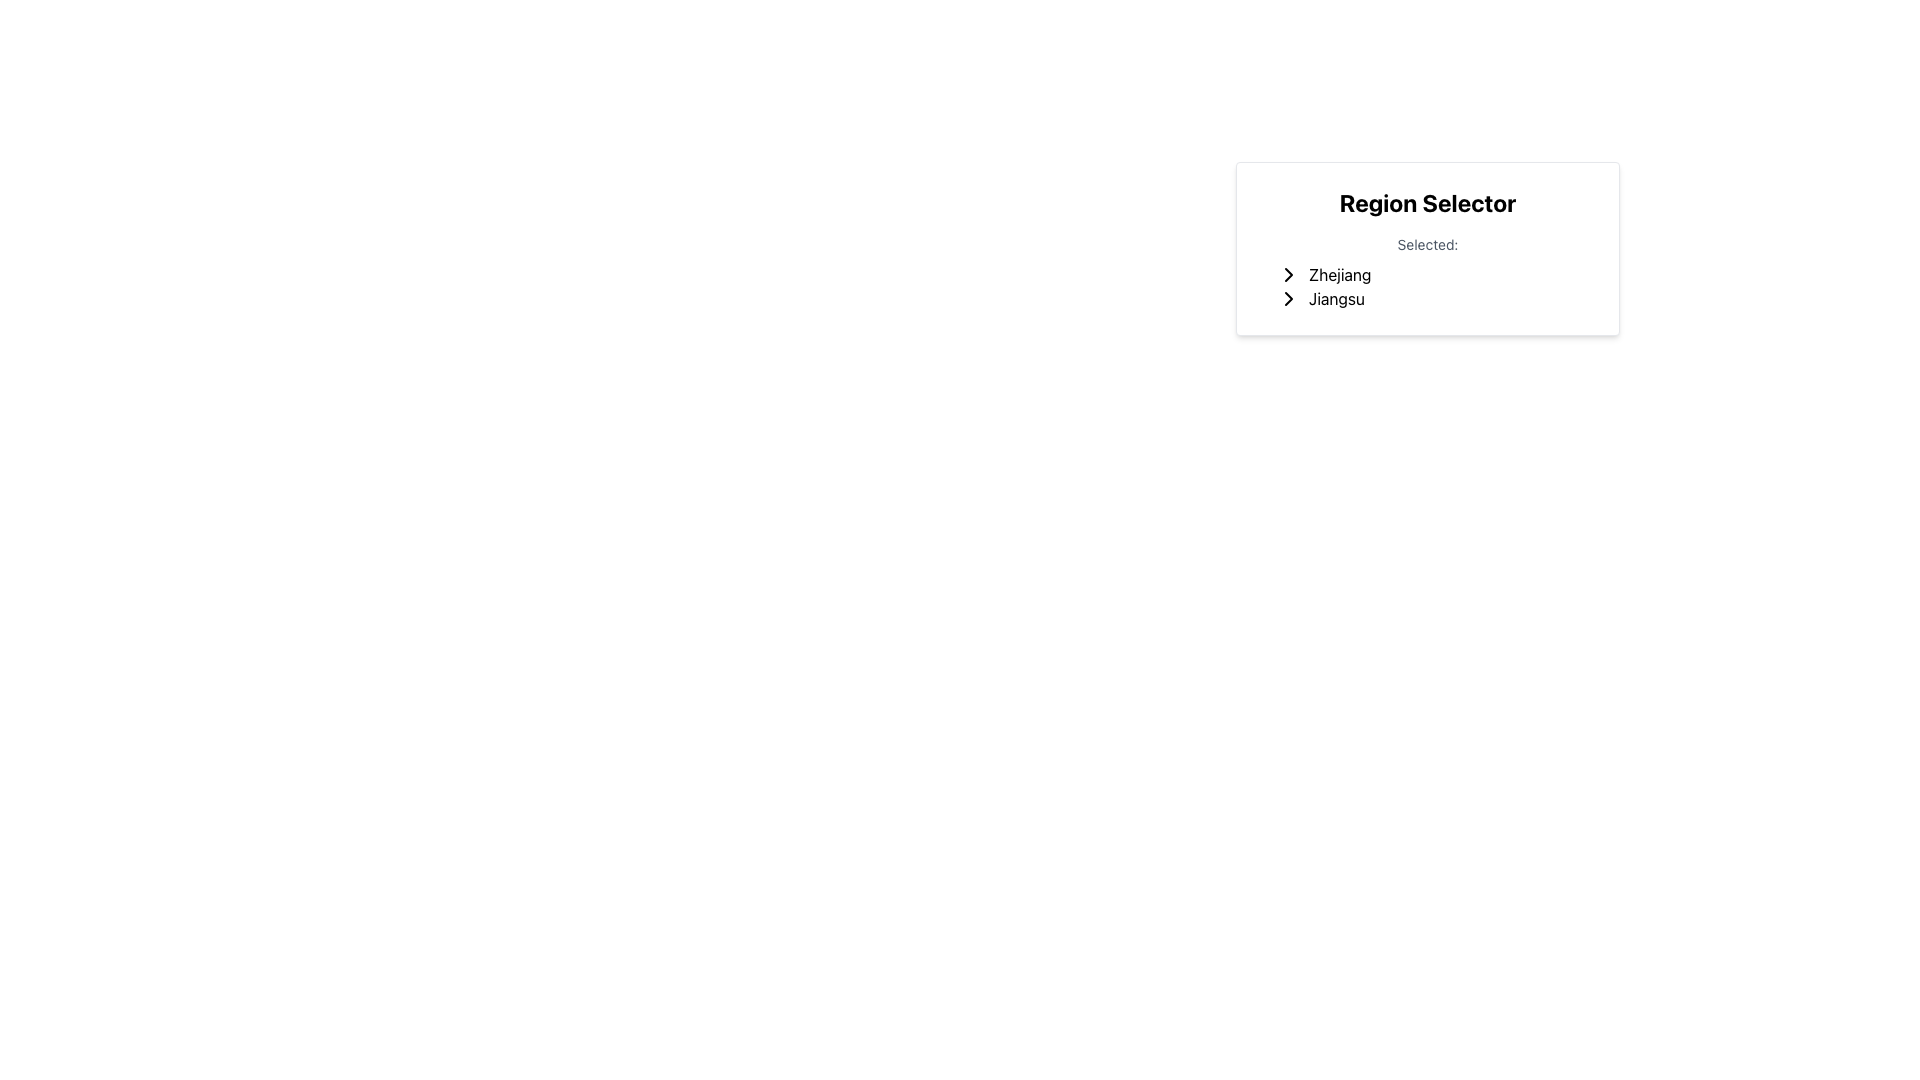  What do you see at coordinates (1289, 274) in the screenshot?
I see `the right-pointing chevron arrow icon located next to the text 'Zhejiang' in the 'Region Selector' section` at bounding box center [1289, 274].